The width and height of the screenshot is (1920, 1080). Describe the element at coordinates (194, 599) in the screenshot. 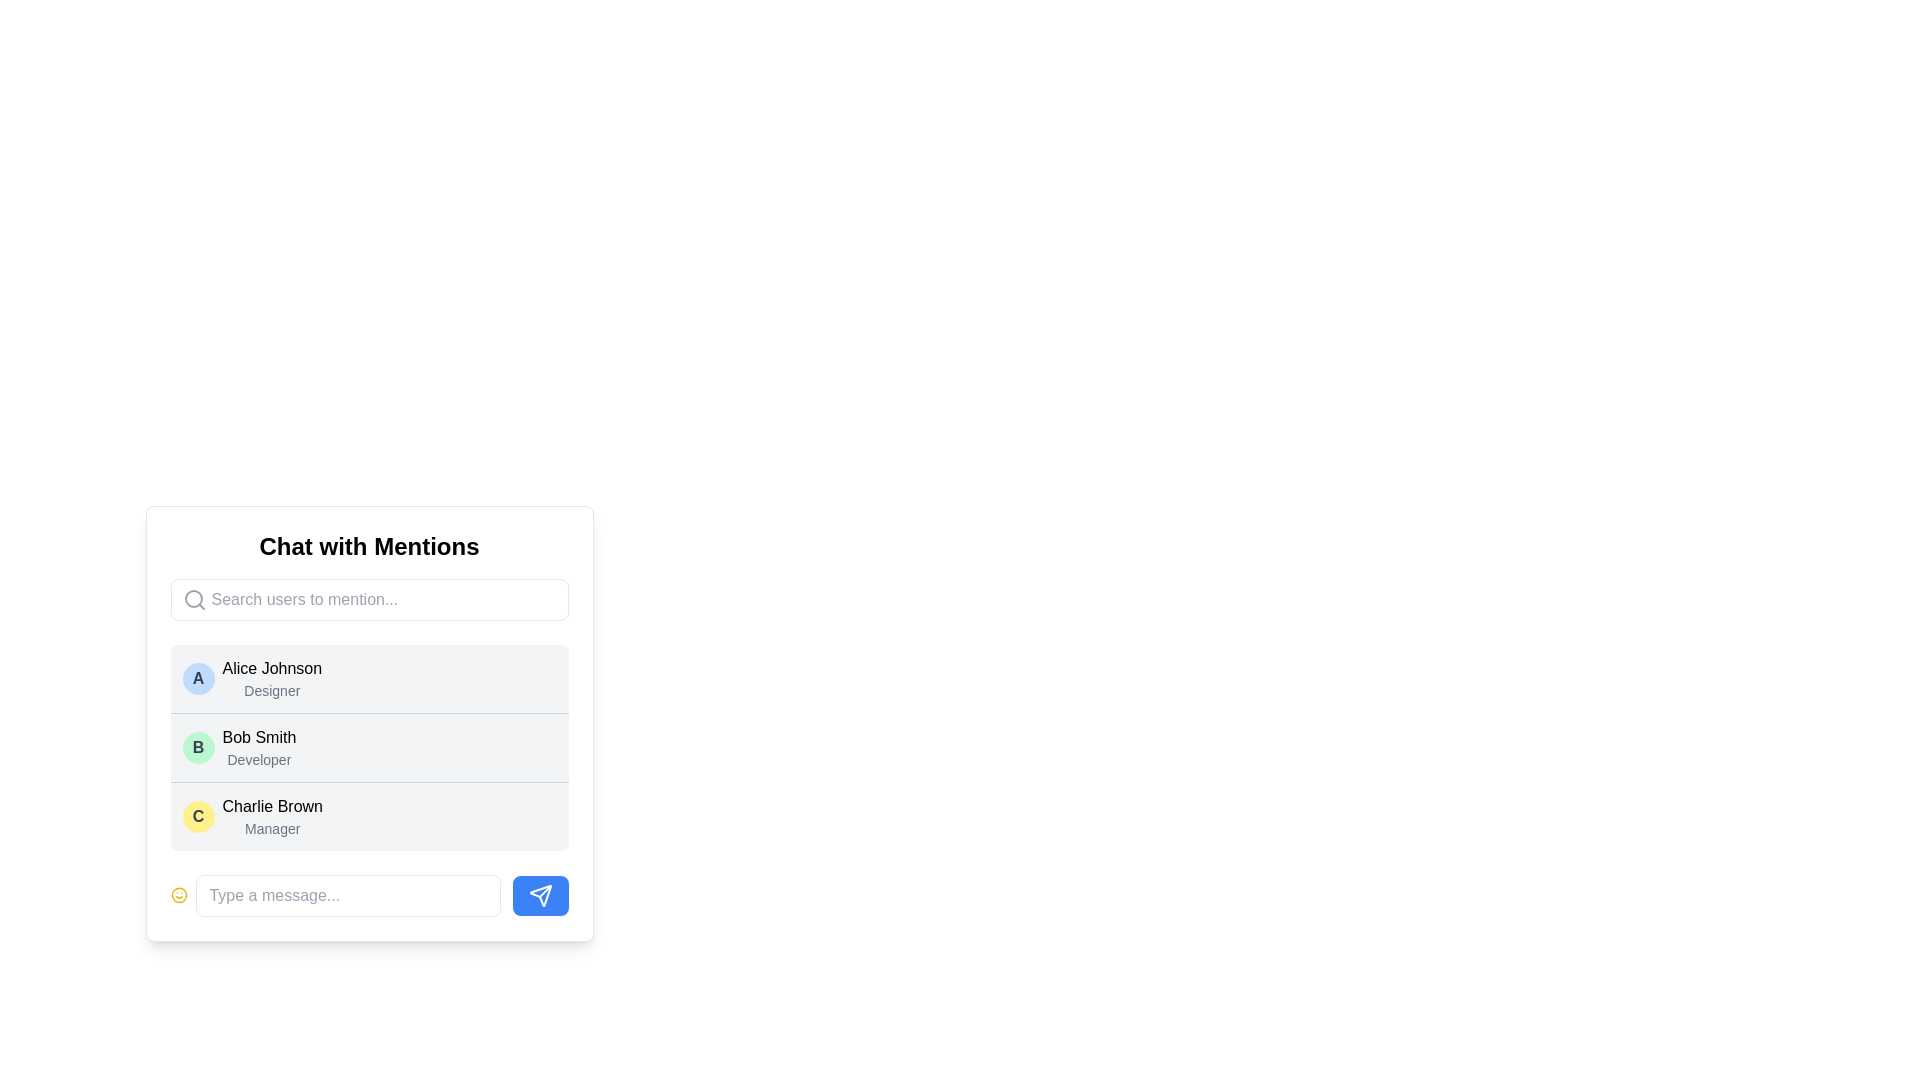

I see `the gray magnifying glass icon located at the left edge of the input box with the placeholder text 'Search users to mention...'` at that location.